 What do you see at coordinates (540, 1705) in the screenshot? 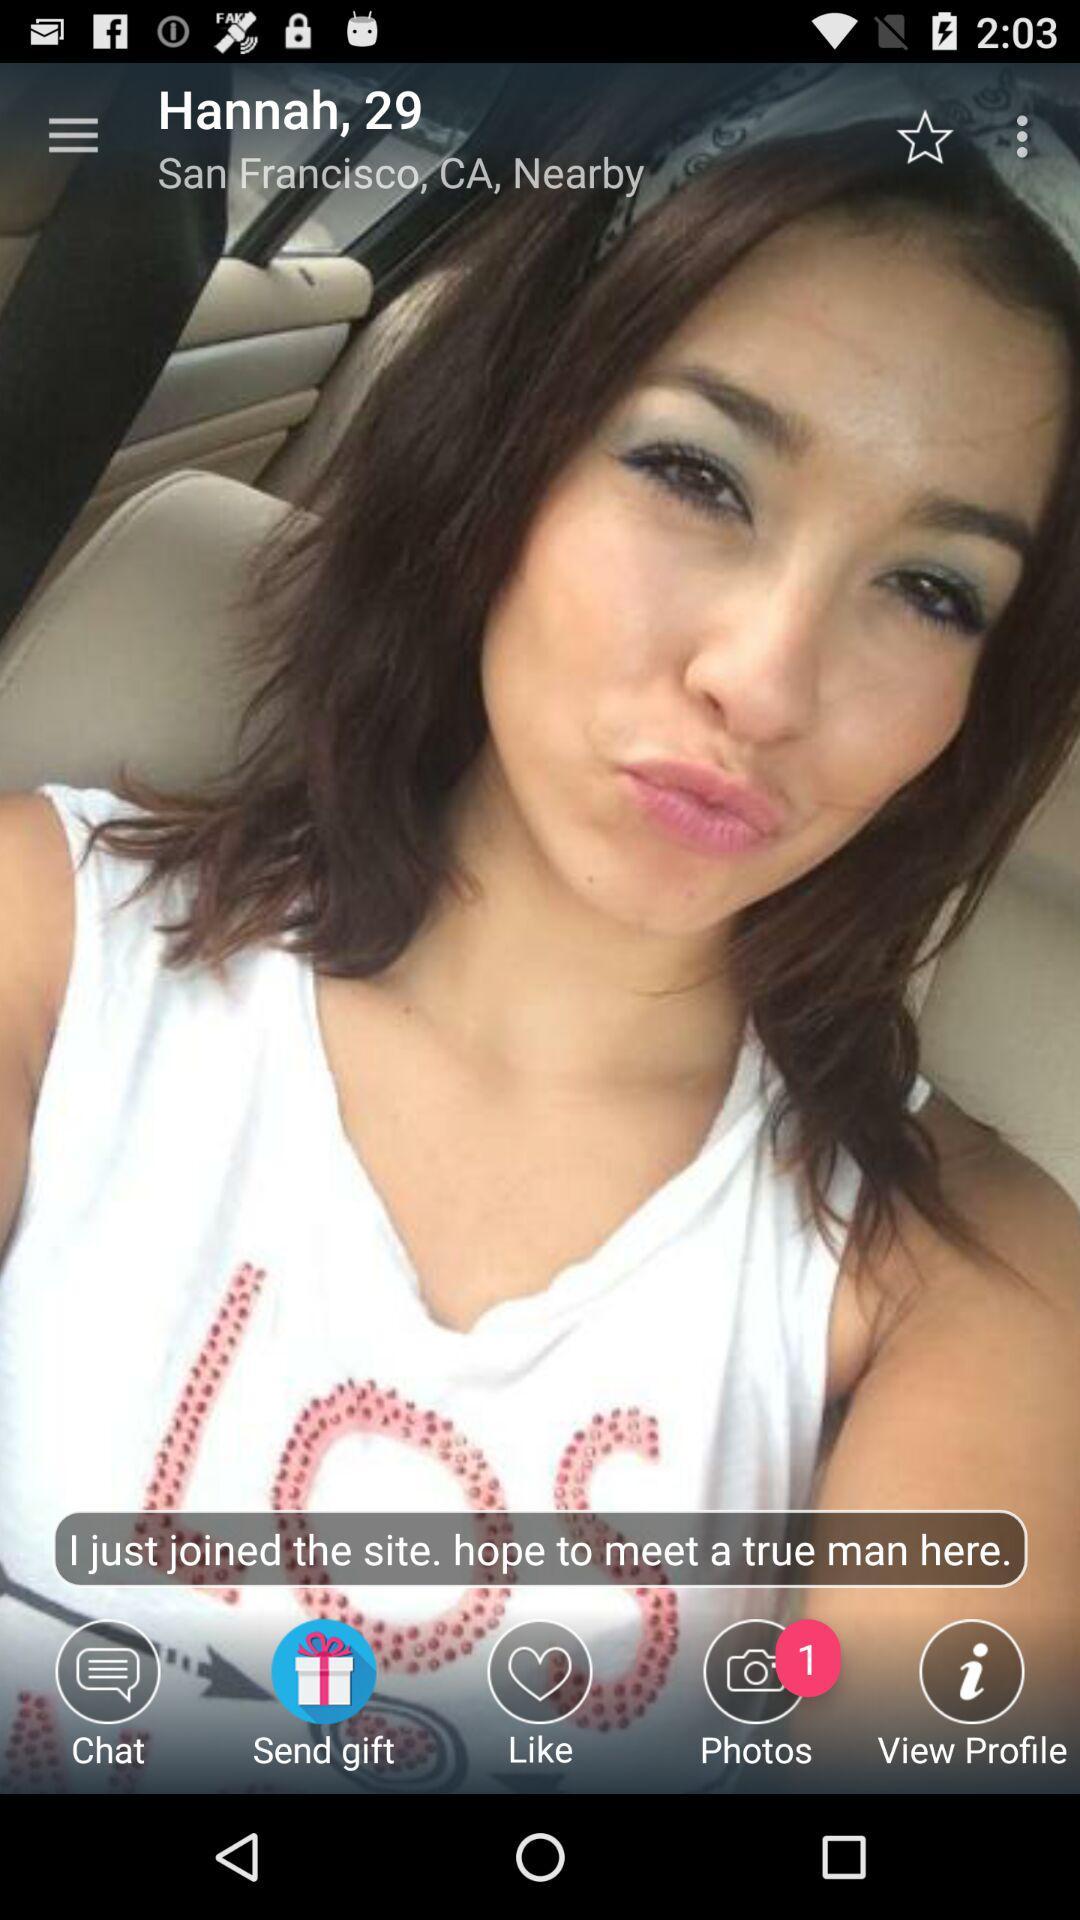
I see `icon below the i just joined icon` at bounding box center [540, 1705].